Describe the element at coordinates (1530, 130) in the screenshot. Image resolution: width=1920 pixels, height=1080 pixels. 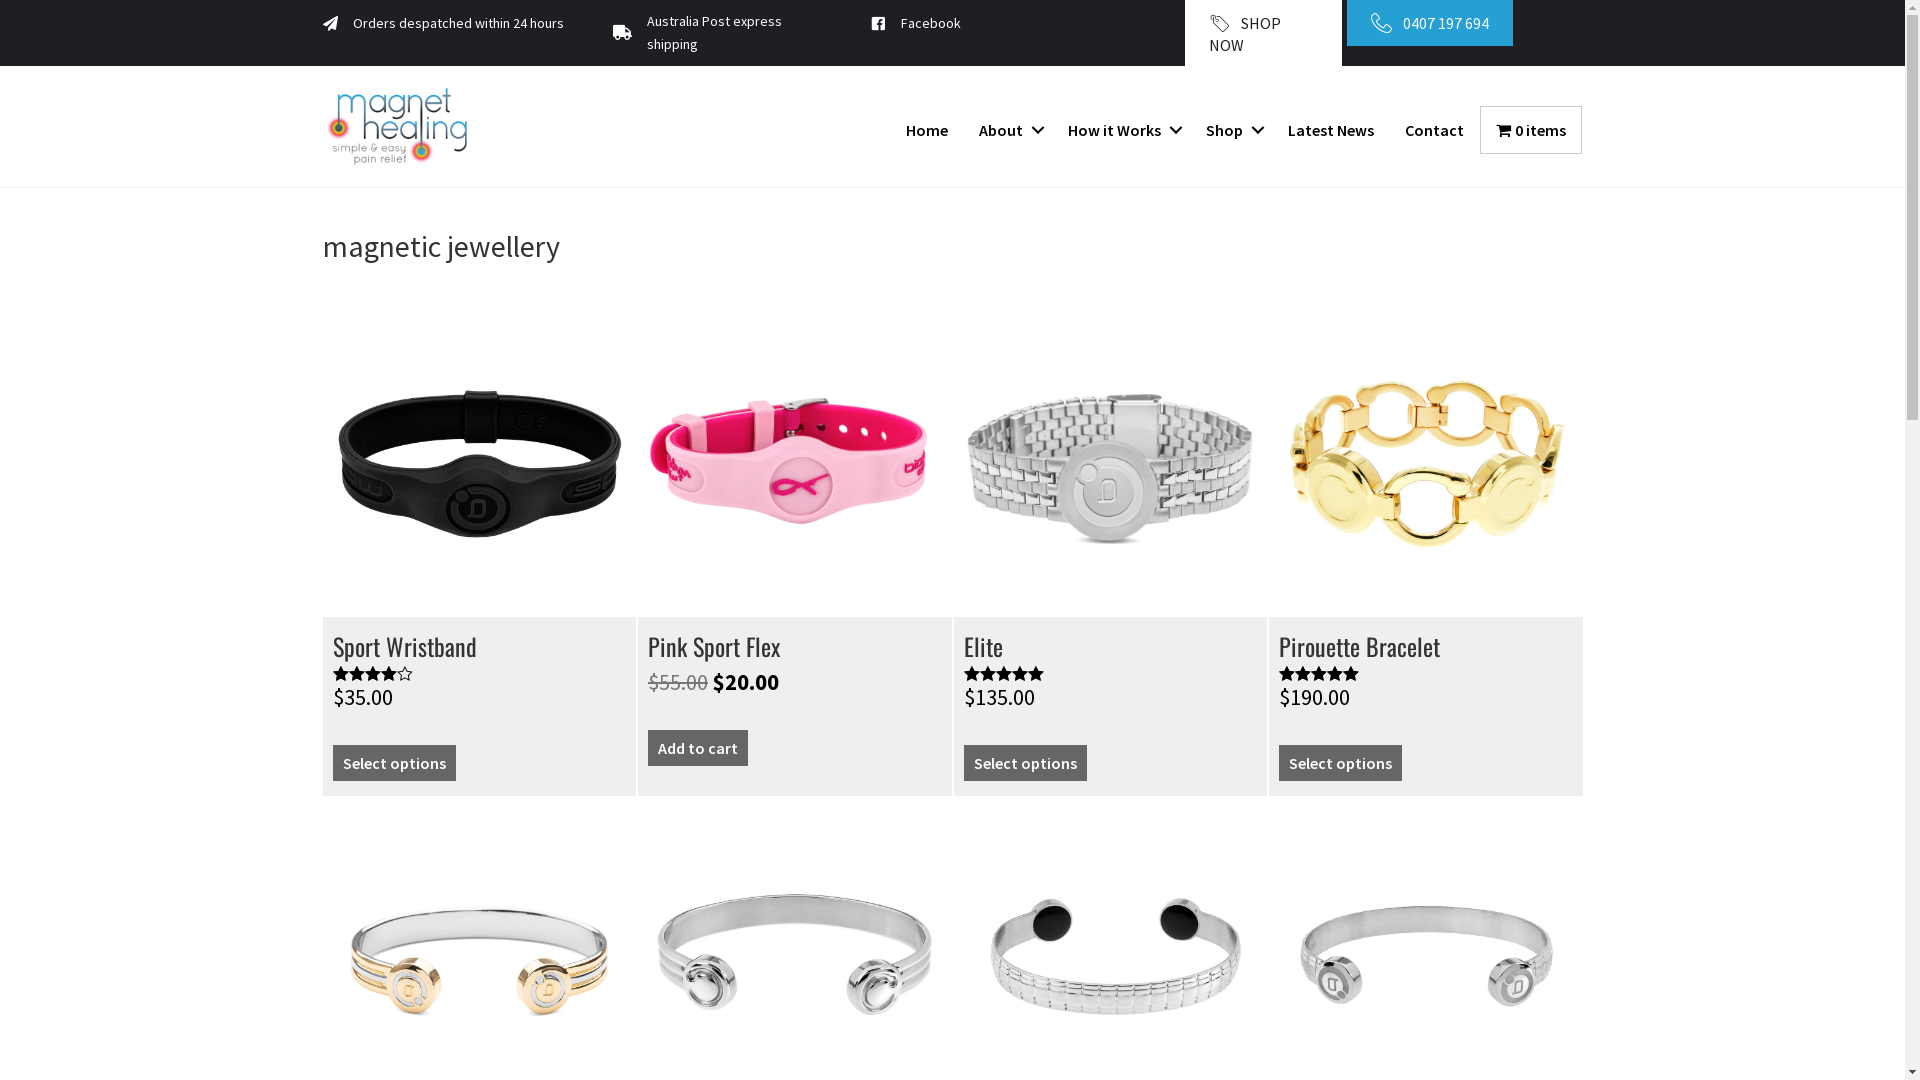
I see `'0 items'` at that location.